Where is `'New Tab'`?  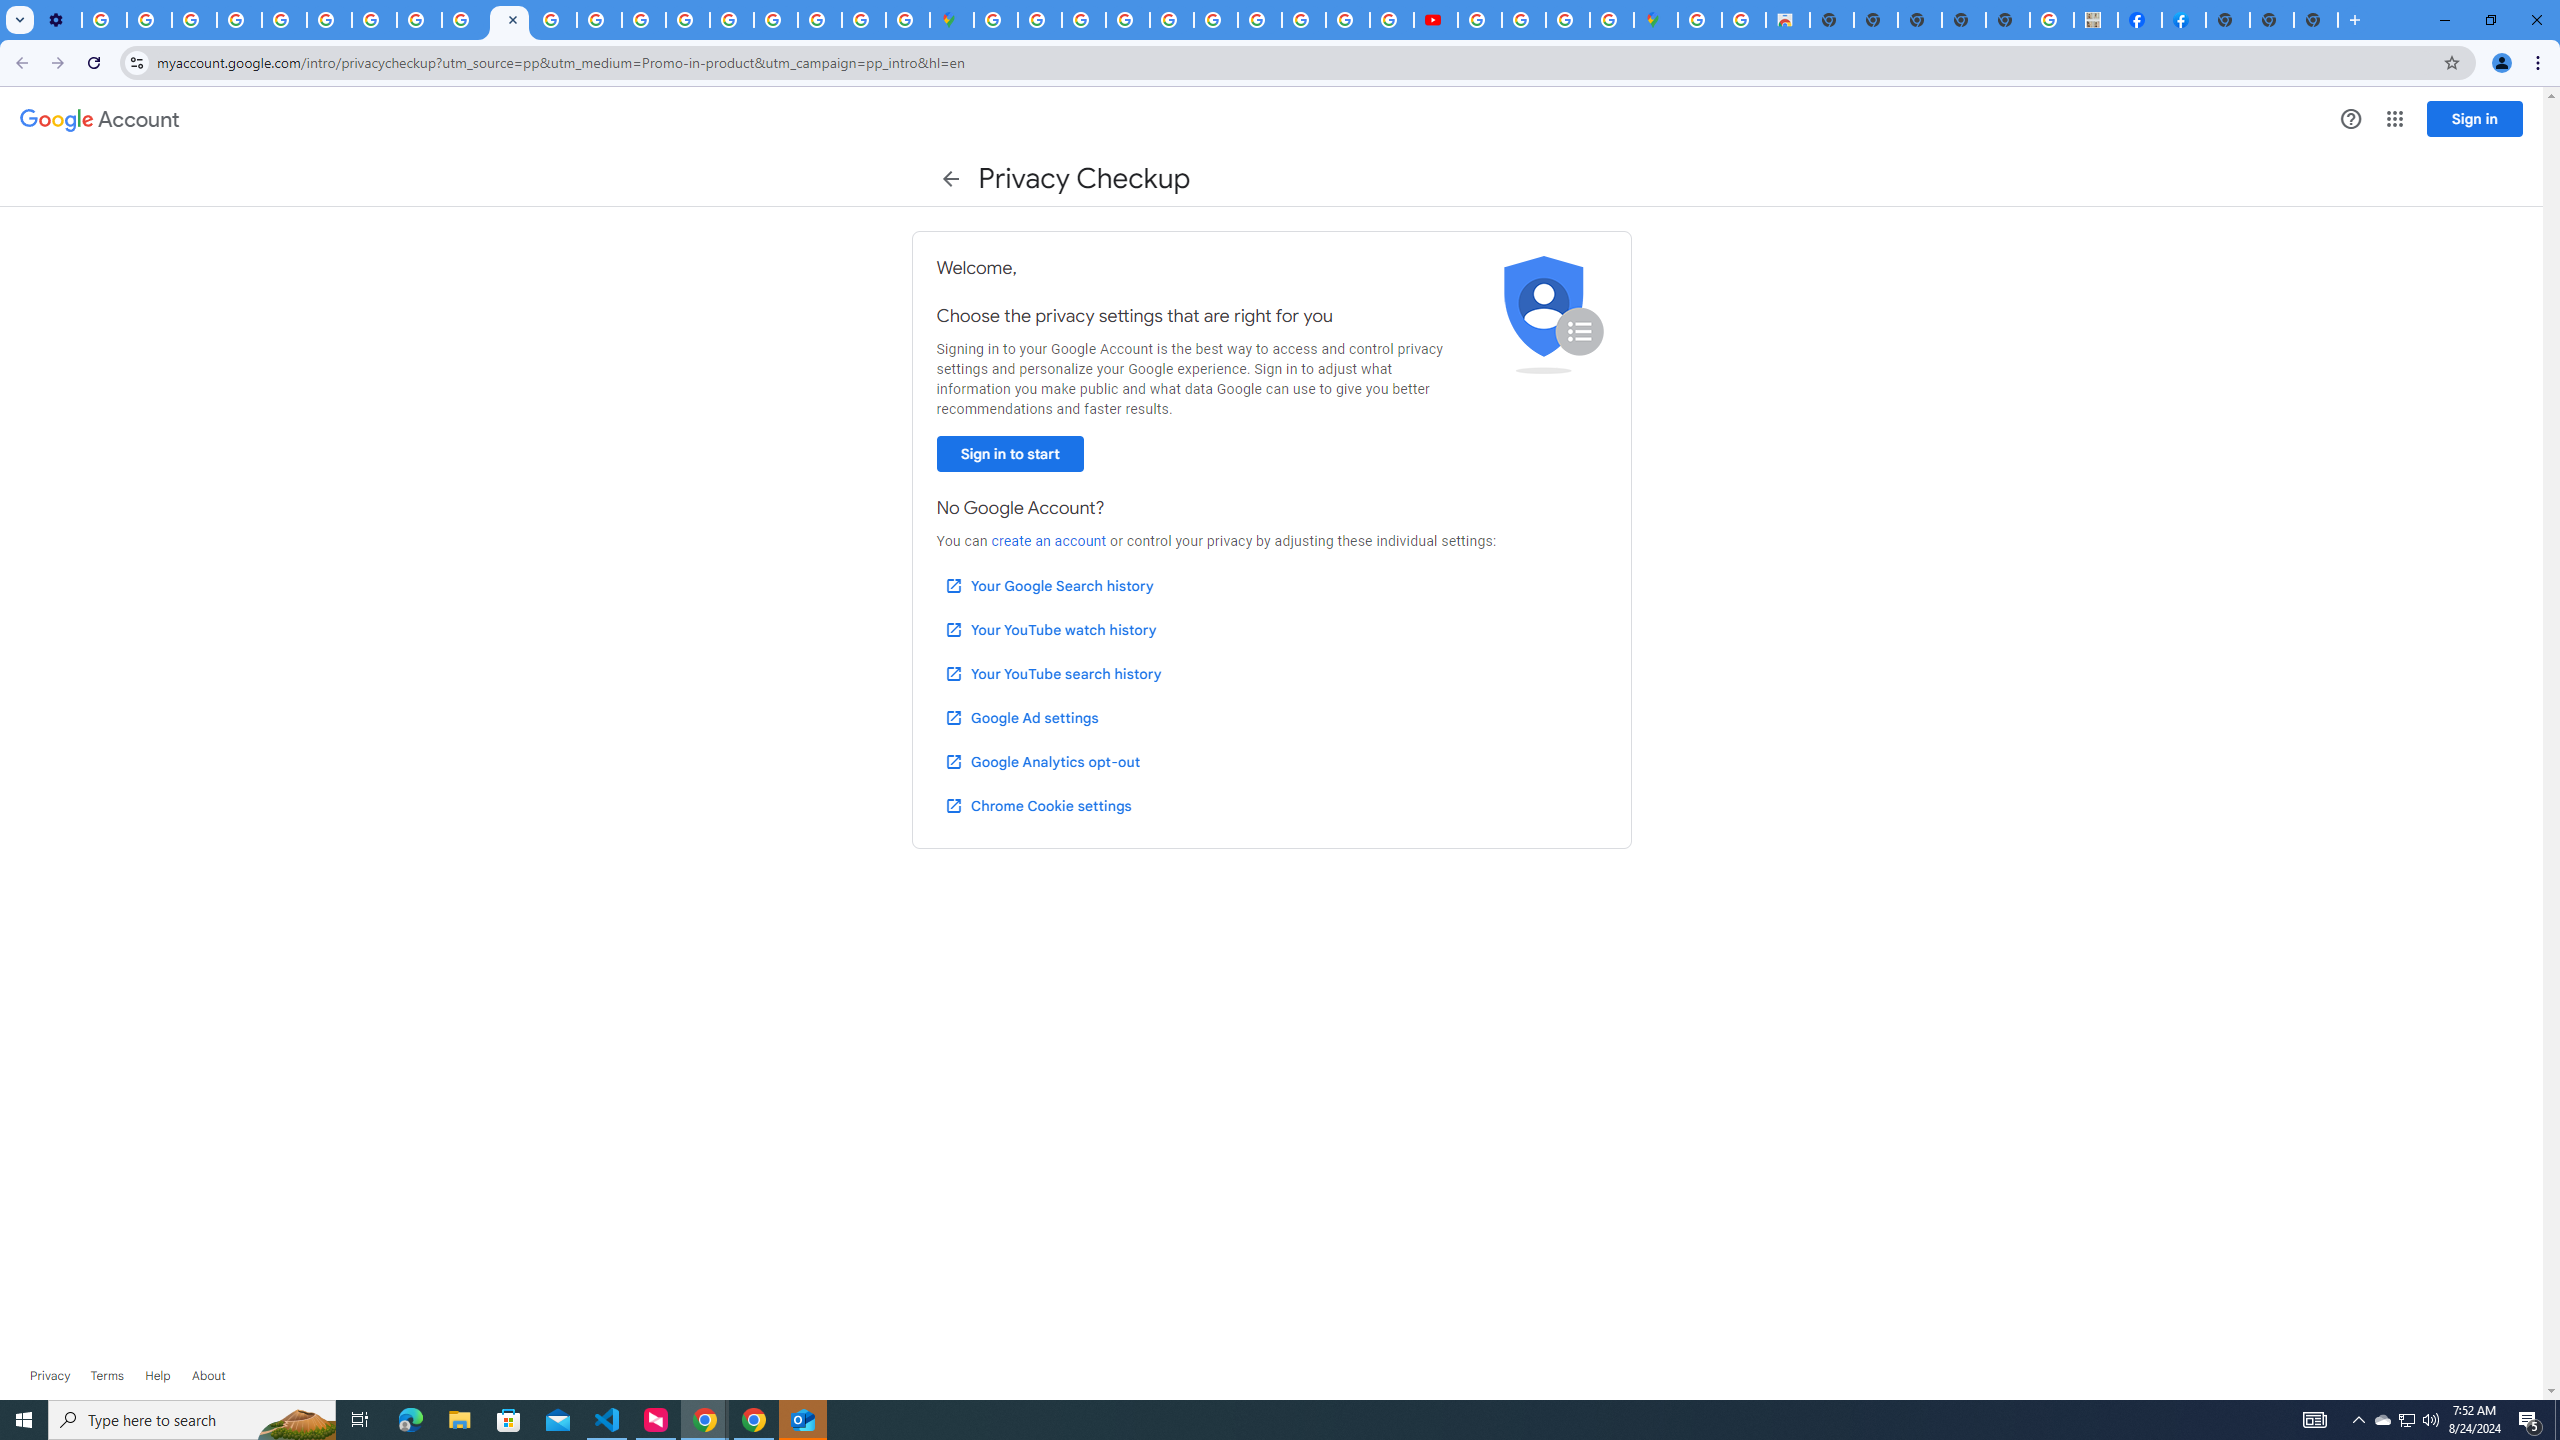 'New Tab' is located at coordinates (2315, 19).